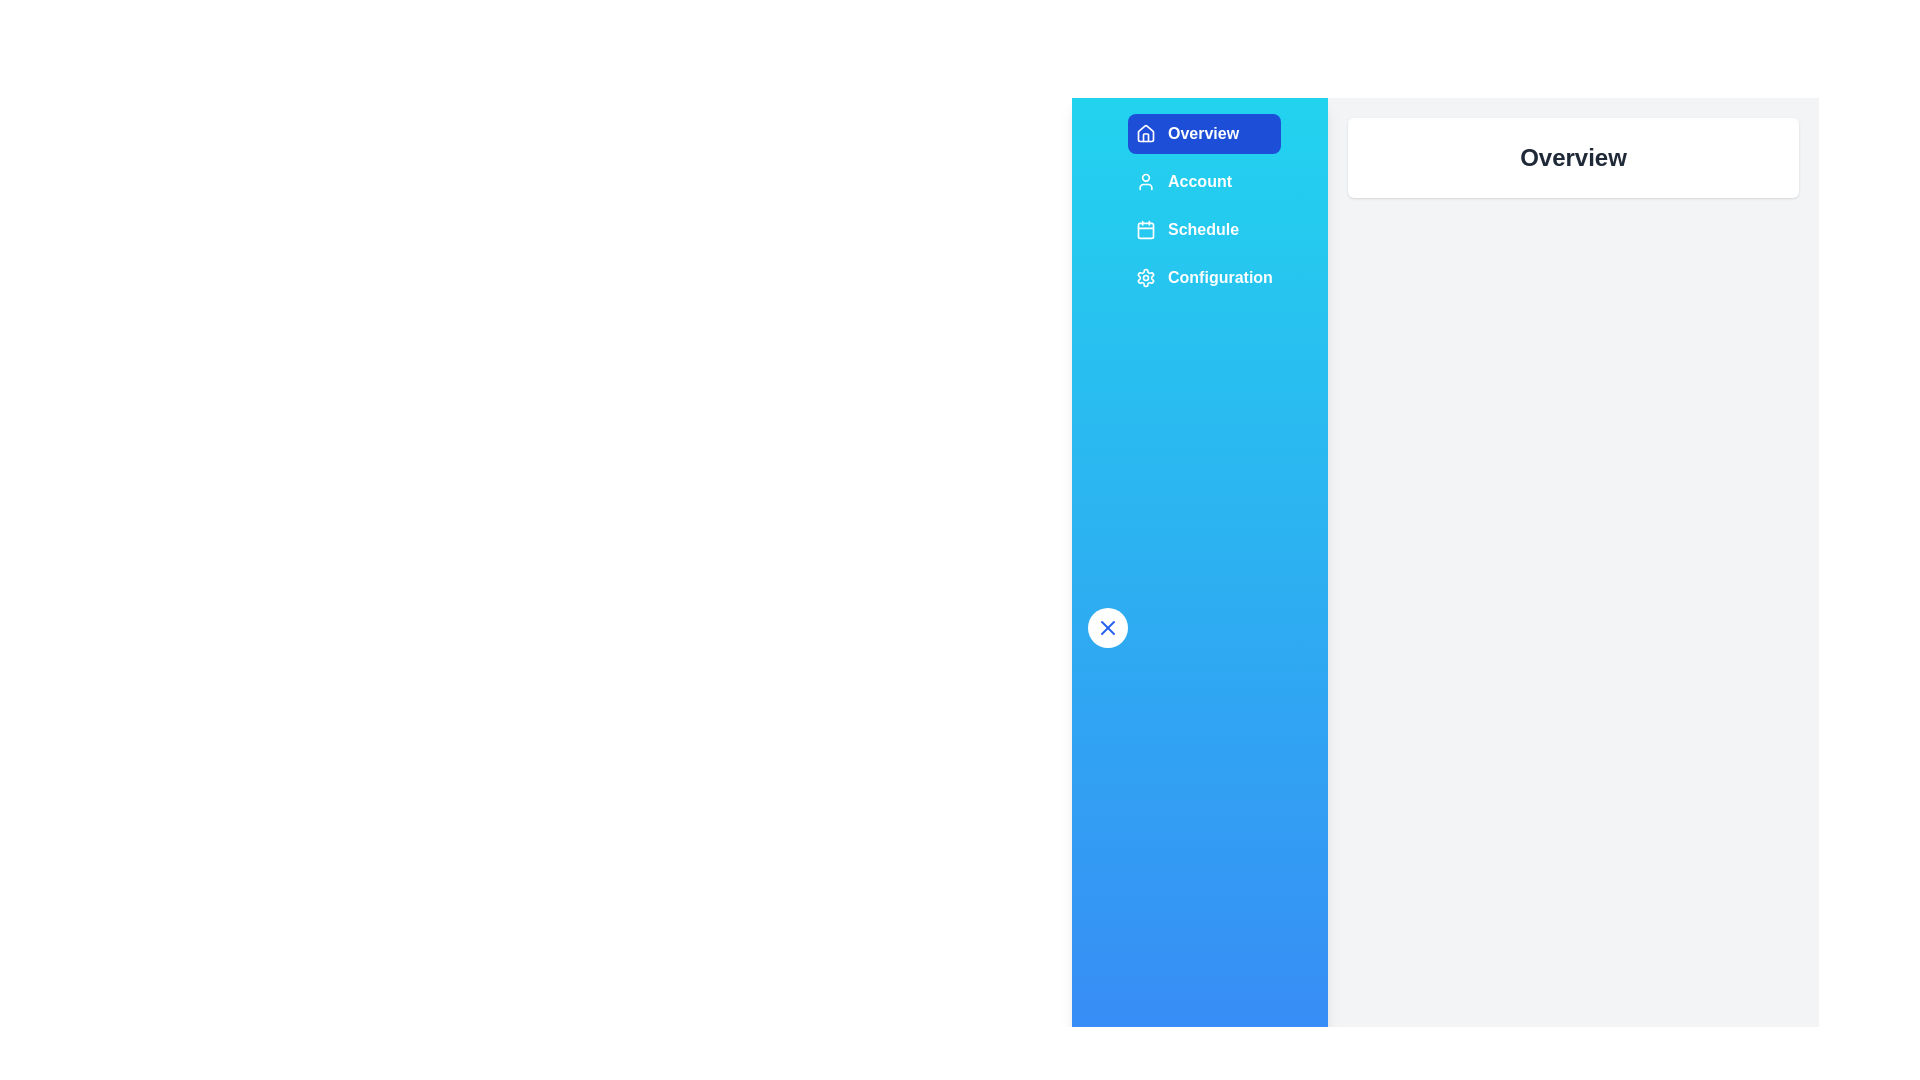 This screenshot has height=1080, width=1920. Describe the element at coordinates (1203, 229) in the screenshot. I see `the sidebar section labeled Schedule` at that location.